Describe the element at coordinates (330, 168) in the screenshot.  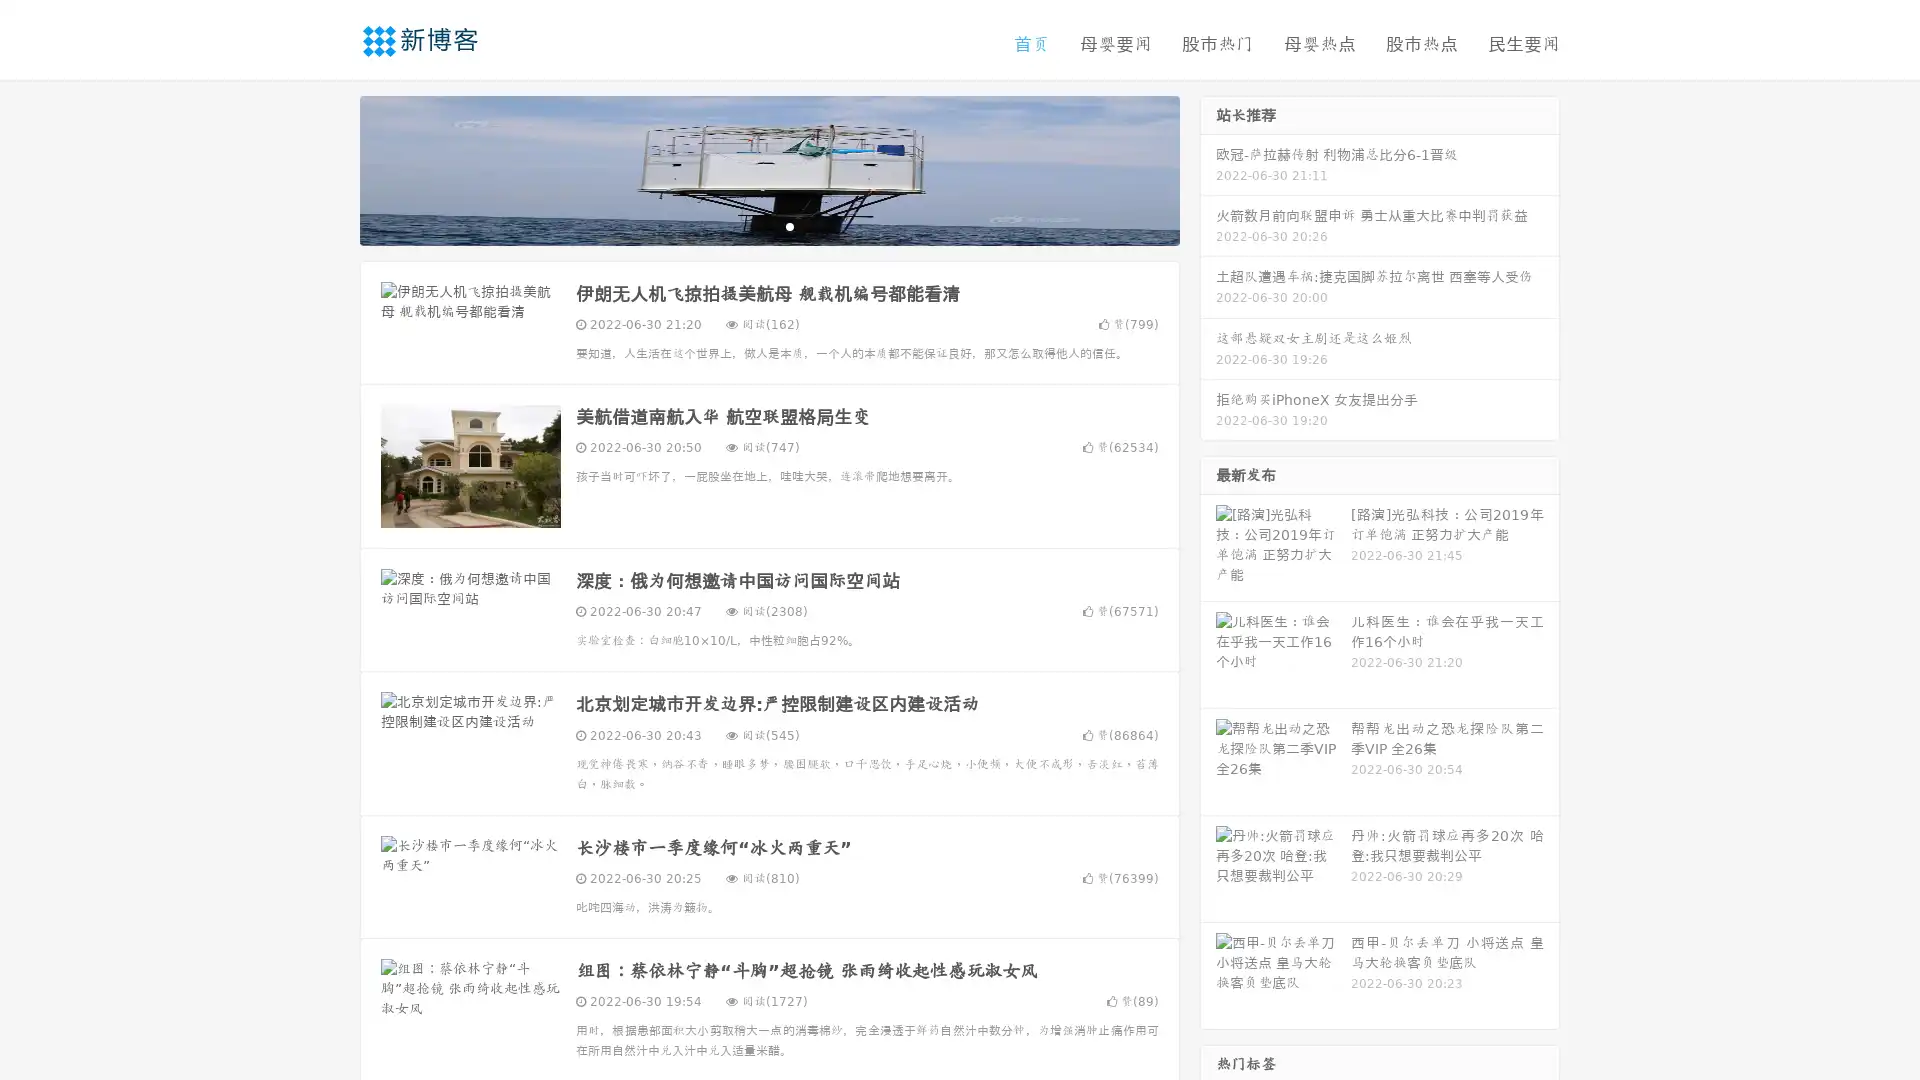
I see `Previous slide` at that location.